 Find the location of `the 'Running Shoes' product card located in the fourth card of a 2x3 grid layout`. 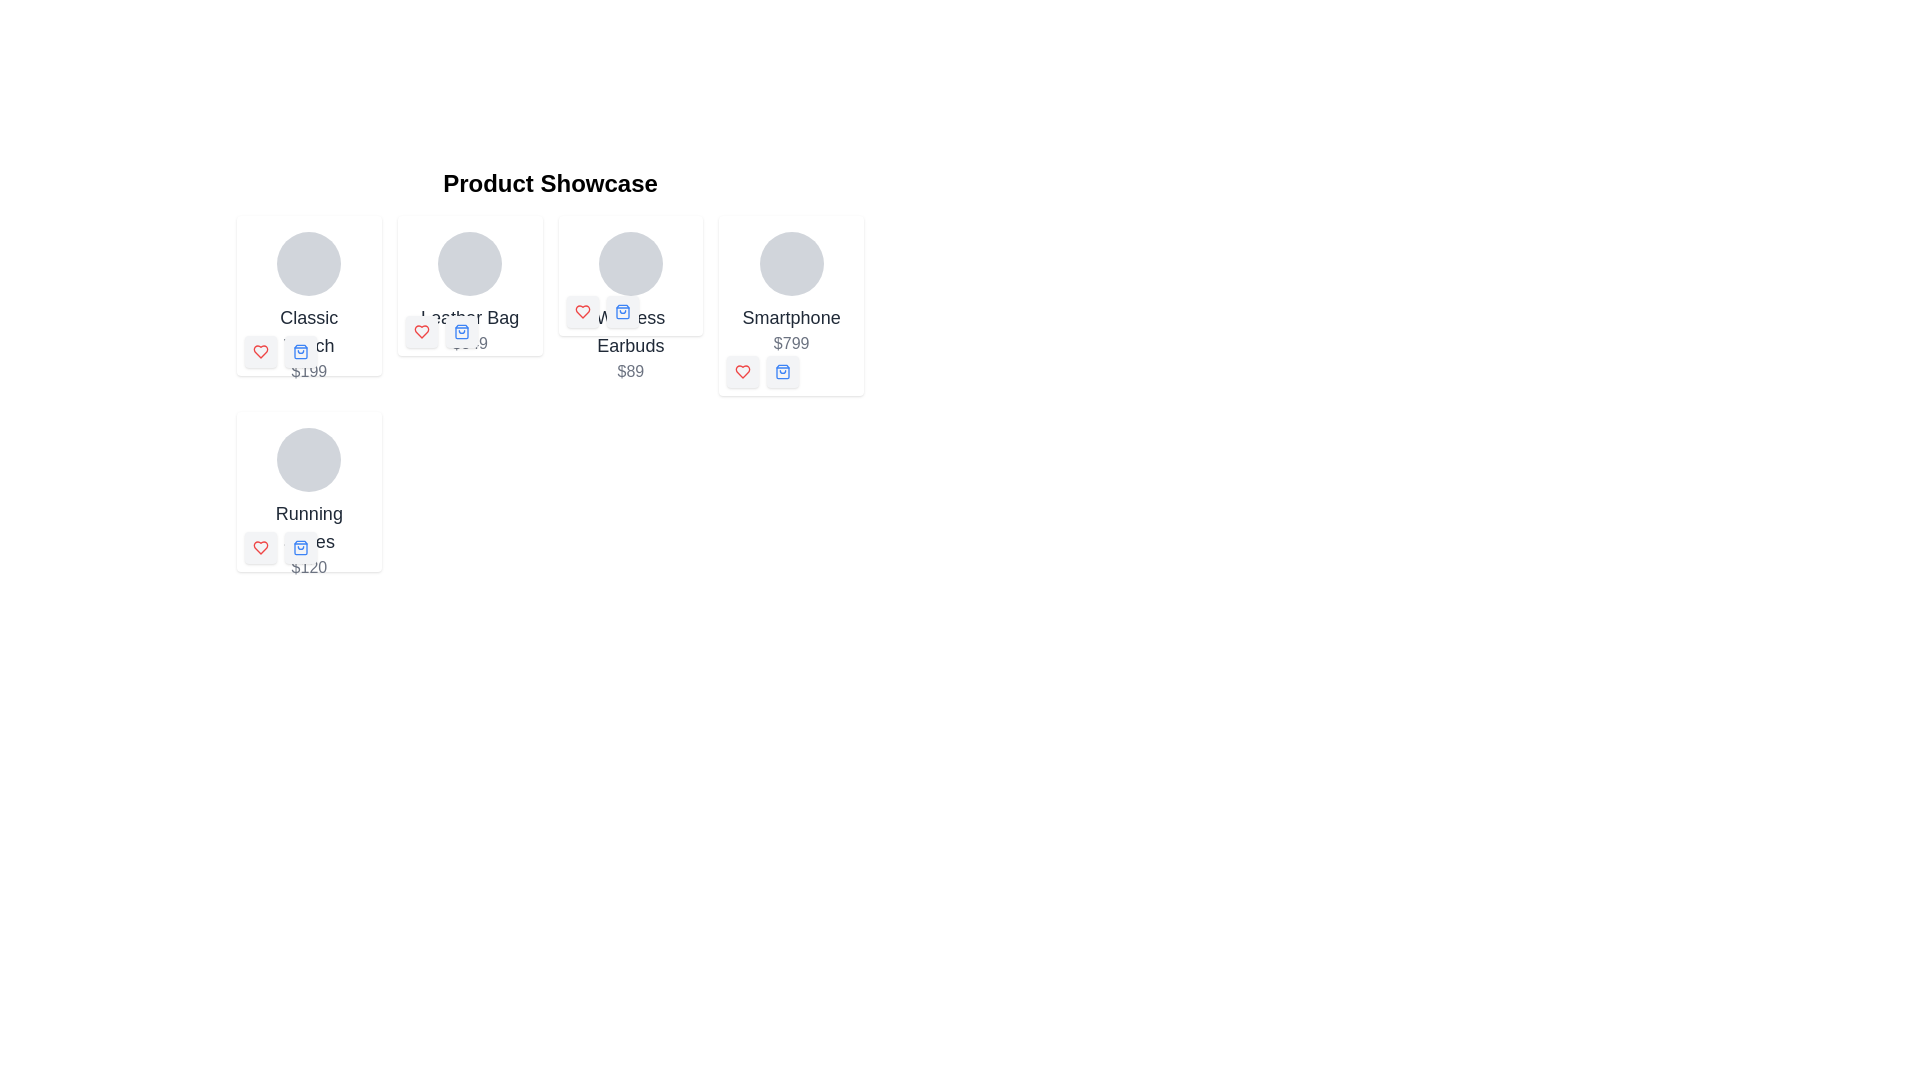

the 'Running Shoes' product card located in the fourth card of a 2x3 grid layout is located at coordinates (308, 503).